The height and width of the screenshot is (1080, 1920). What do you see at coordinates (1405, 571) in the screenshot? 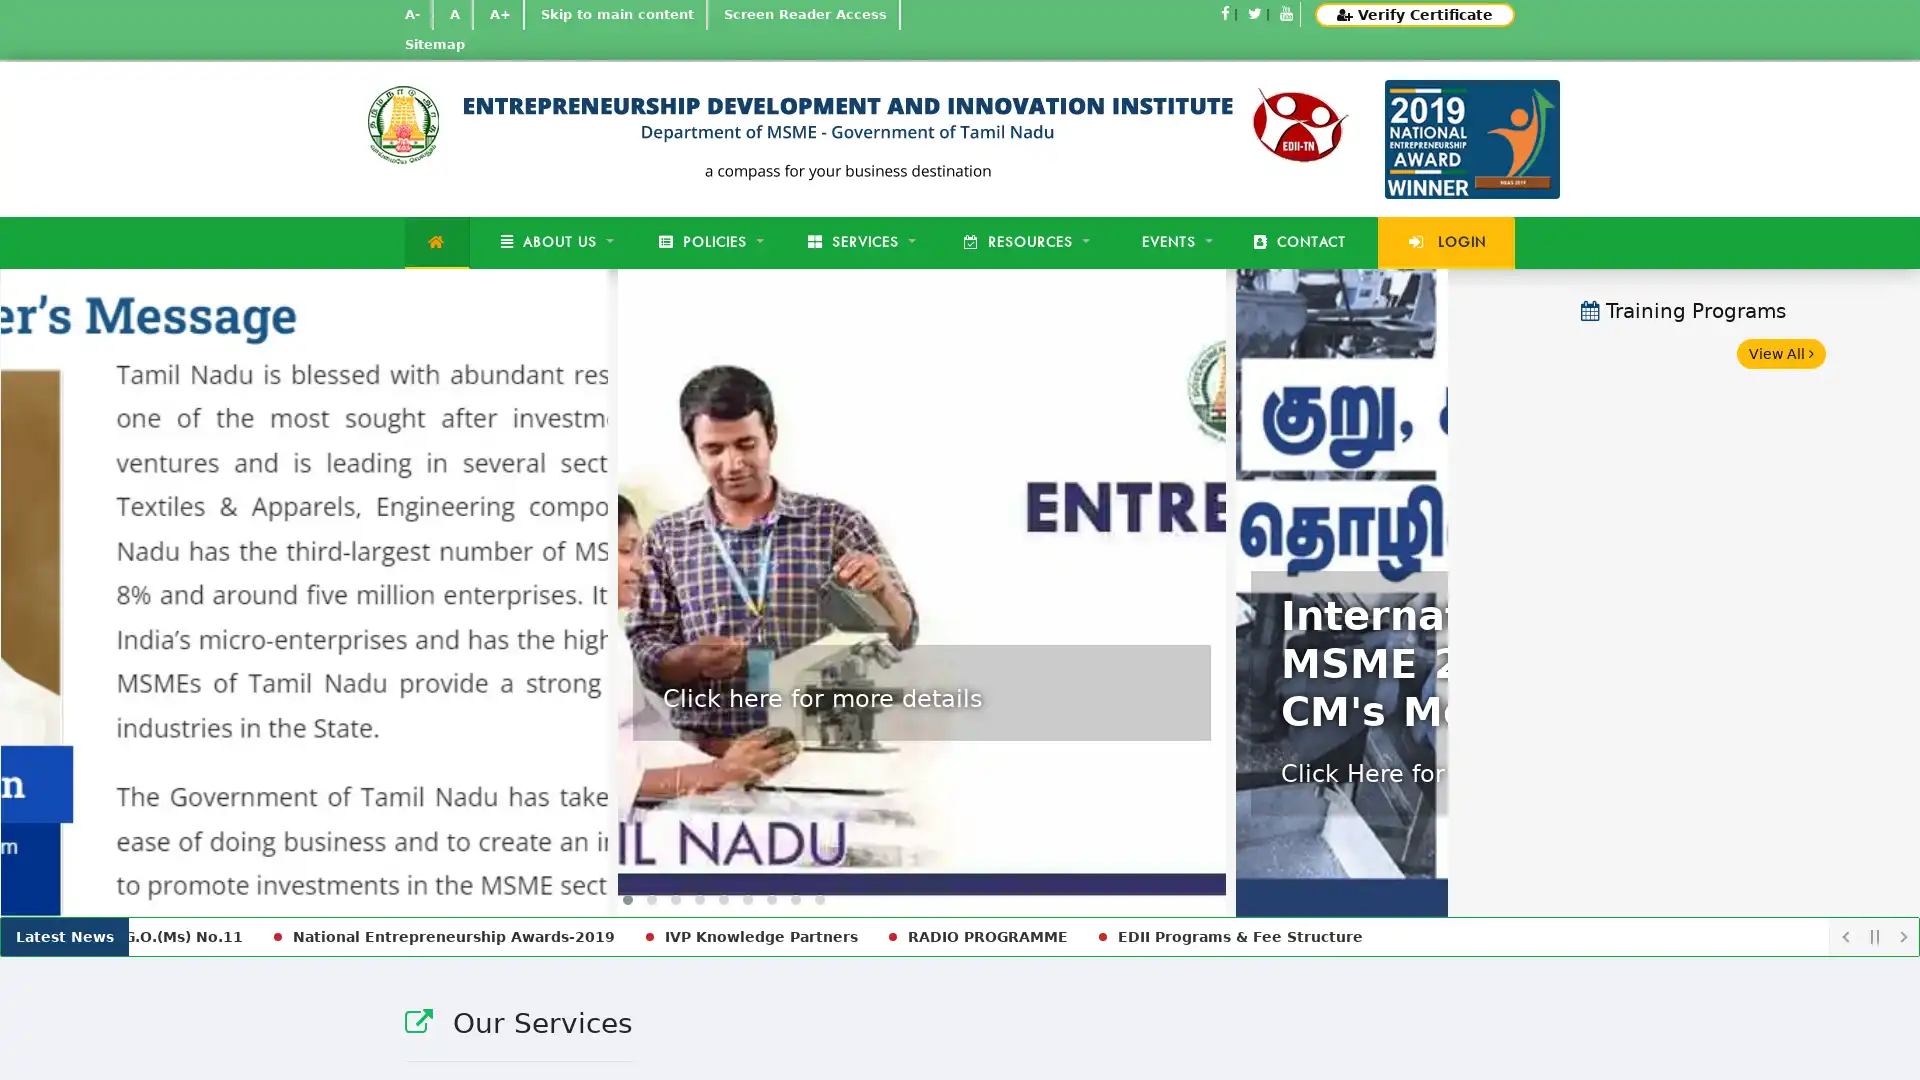
I see `Next` at bounding box center [1405, 571].